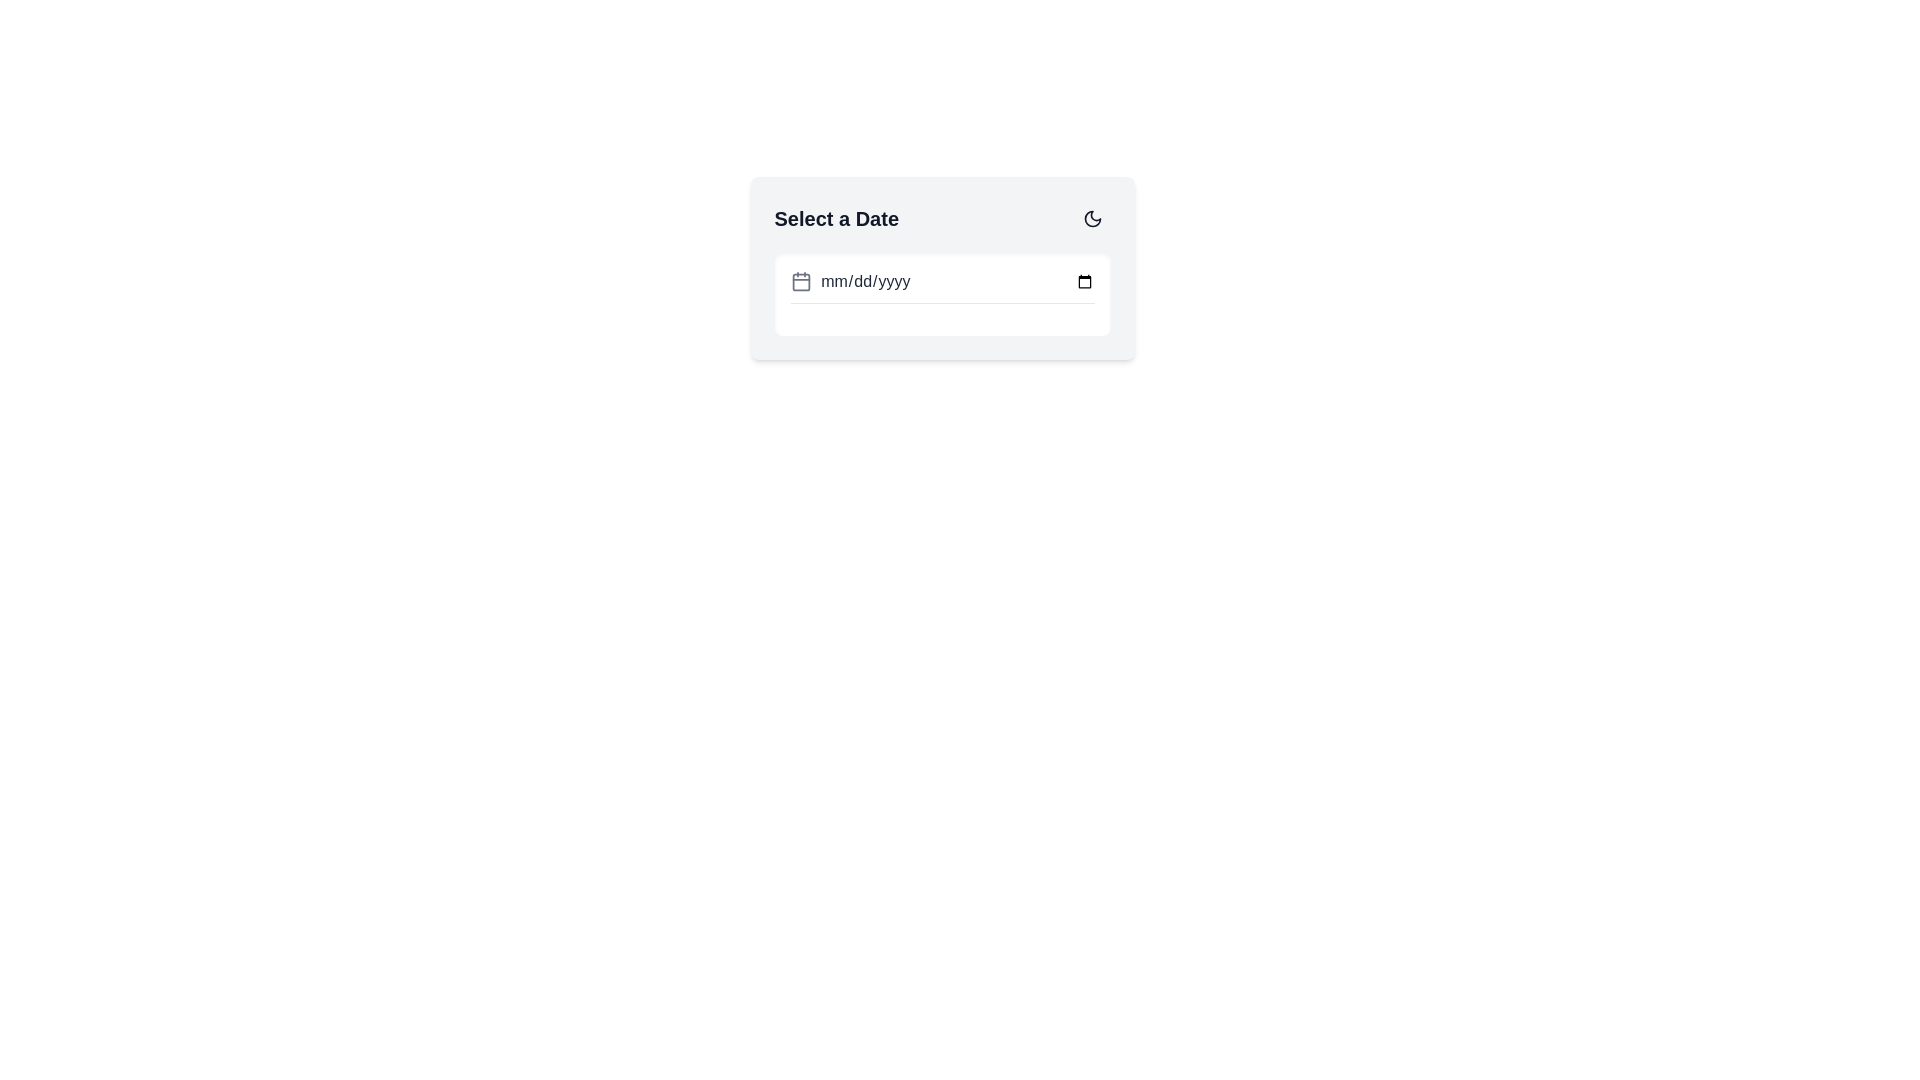  Describe the element at coordinates (801, 281) in the screenshot. I see `the calendar function button located in the 'Select a Date' section` at that location.